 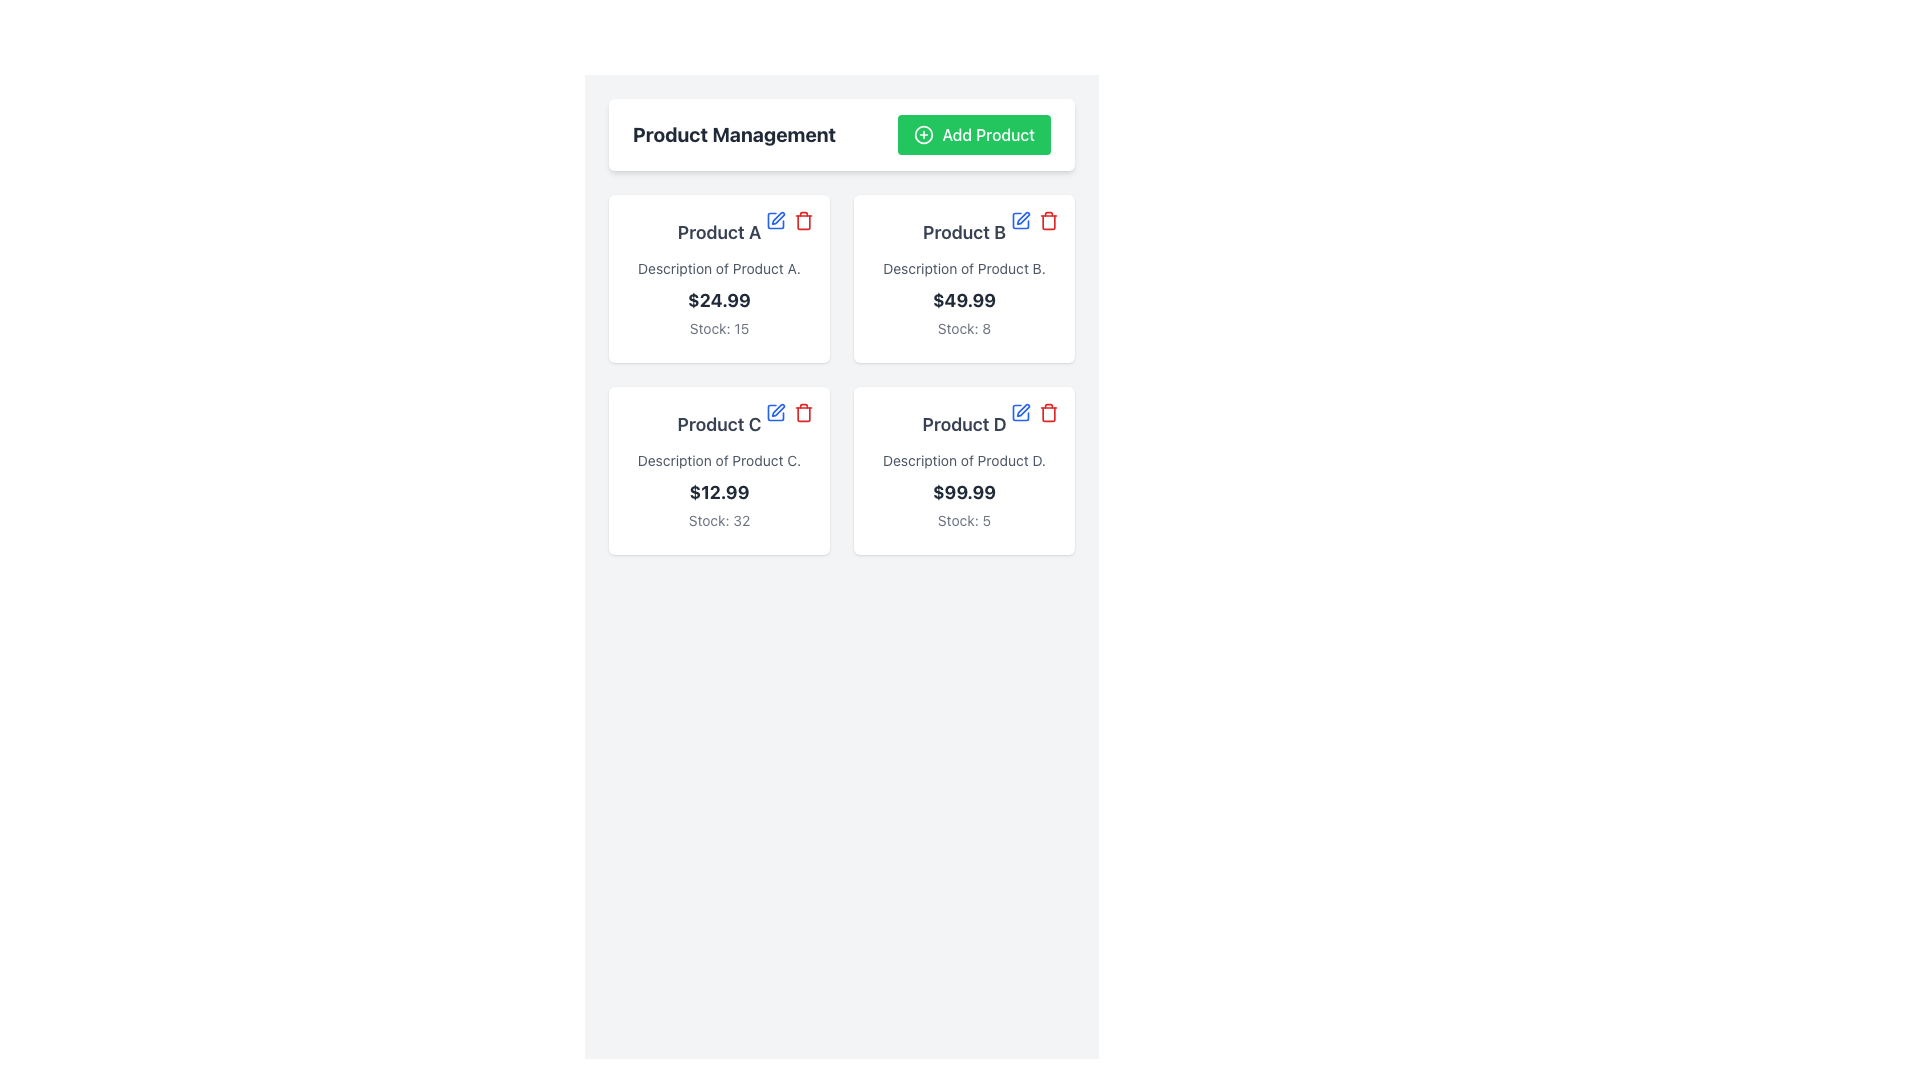 What do you see at coordinates (964, 461) in the screenshot?
I see `the text label reading 'Description of Product D.' which is styled in a small font size and light gray color, located beneath the title 'Product D' and above the price '$99.99'` at bounding box center [964, 461].